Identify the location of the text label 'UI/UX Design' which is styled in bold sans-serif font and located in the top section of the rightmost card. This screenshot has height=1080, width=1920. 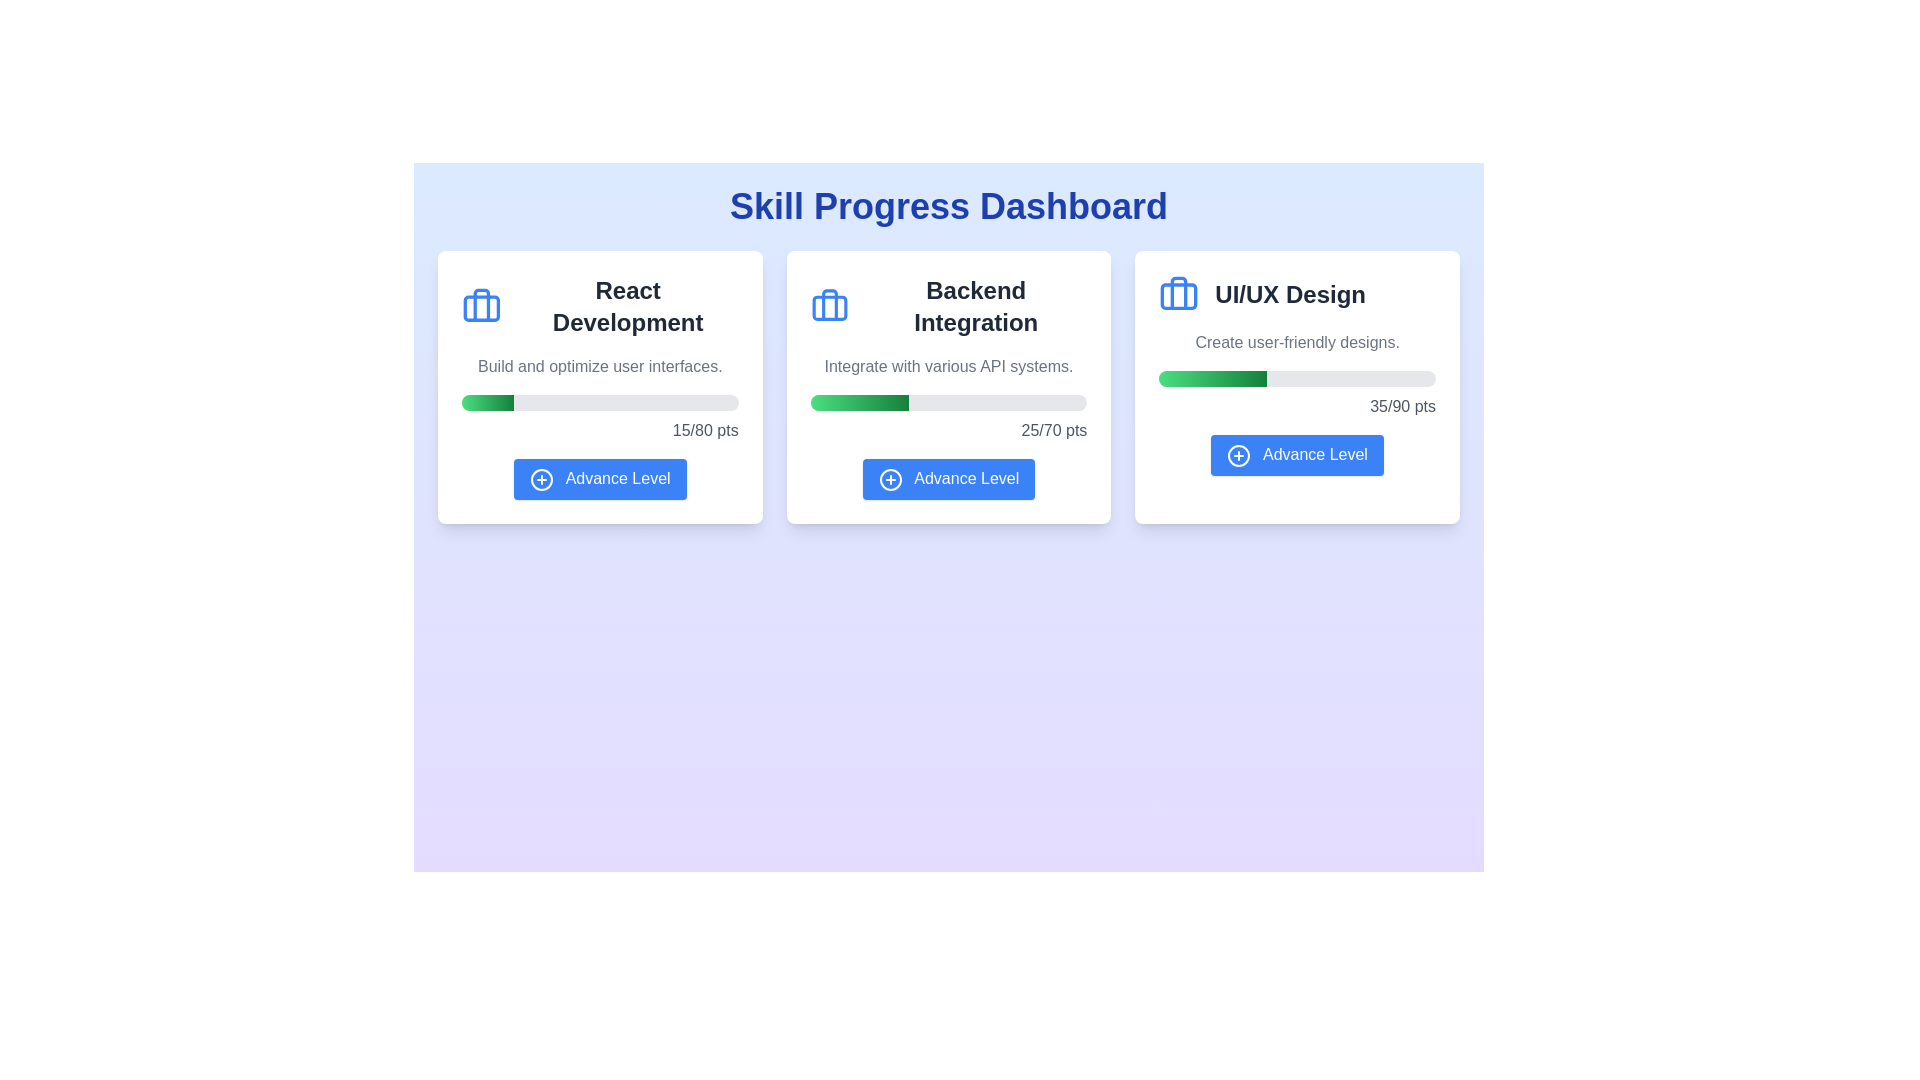
(1290, 294).